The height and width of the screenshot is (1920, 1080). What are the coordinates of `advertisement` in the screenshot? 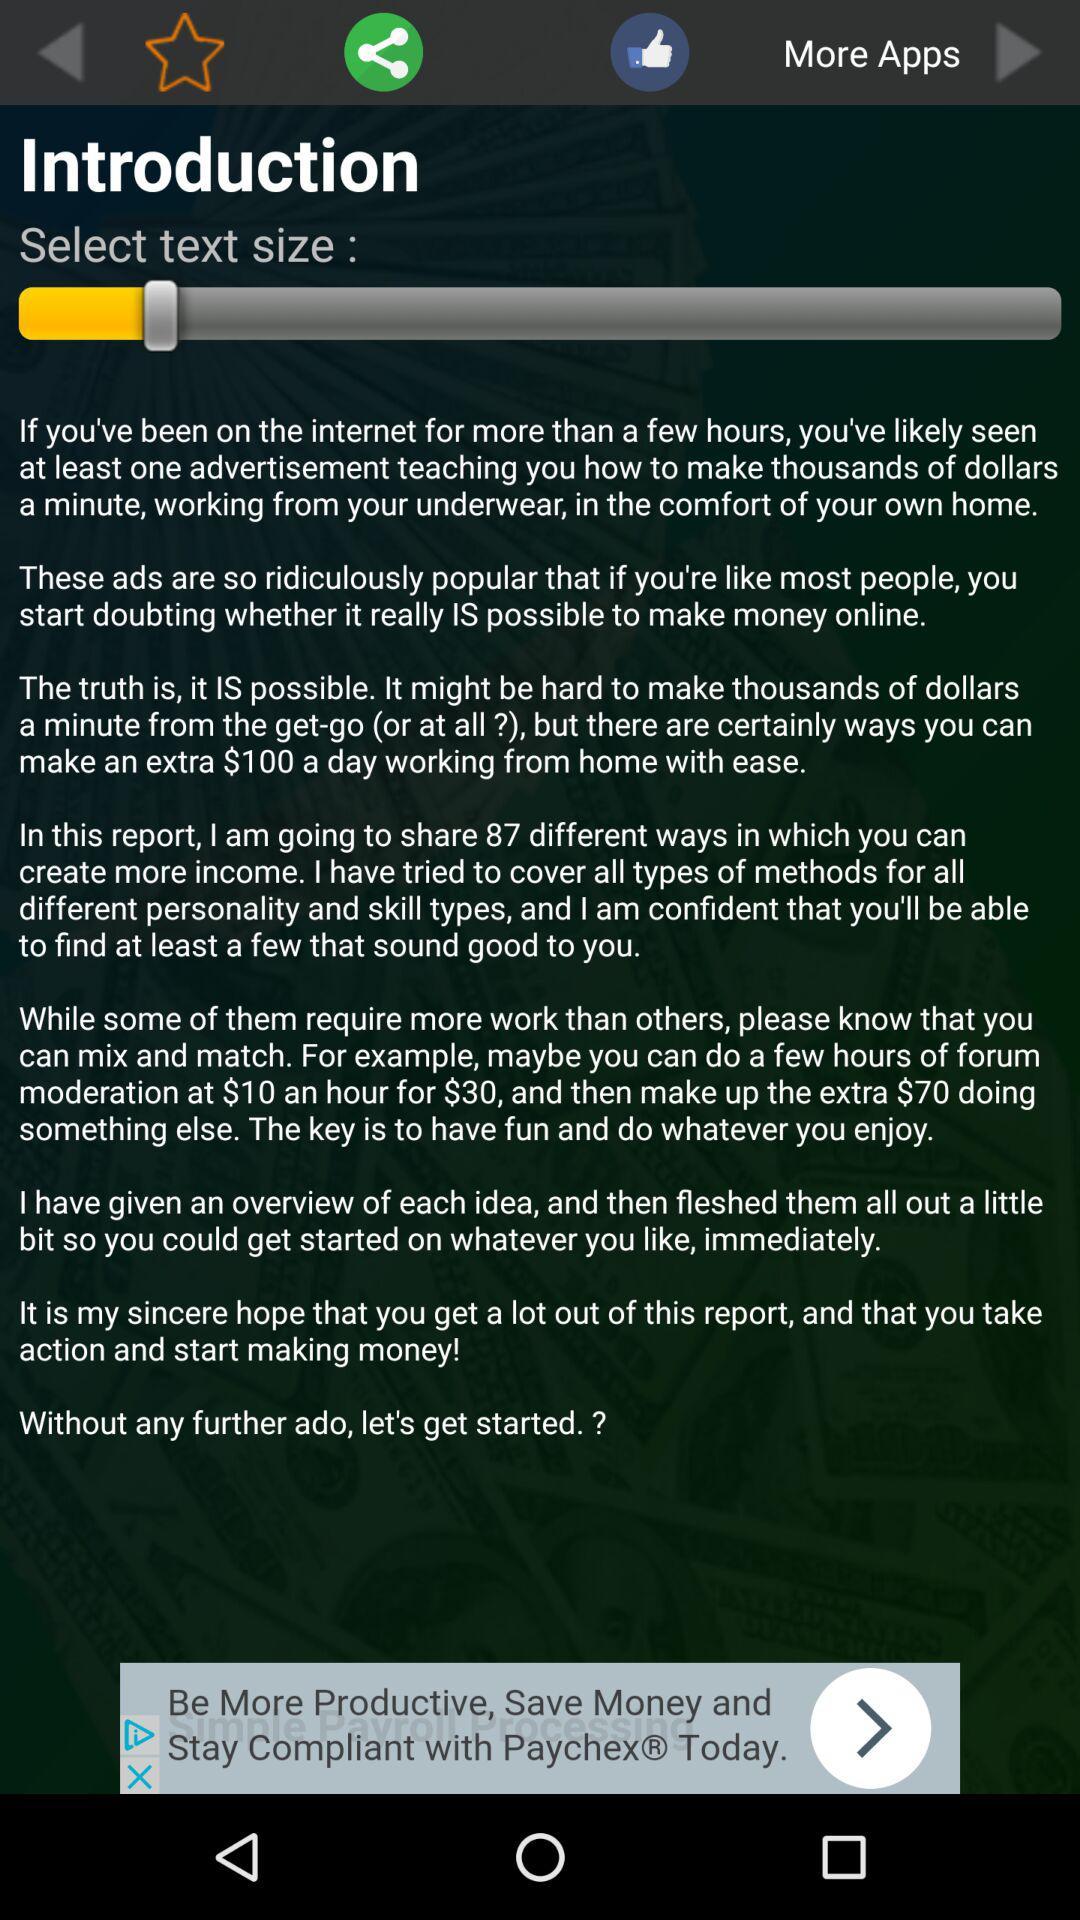 It's located at (540, 1727).